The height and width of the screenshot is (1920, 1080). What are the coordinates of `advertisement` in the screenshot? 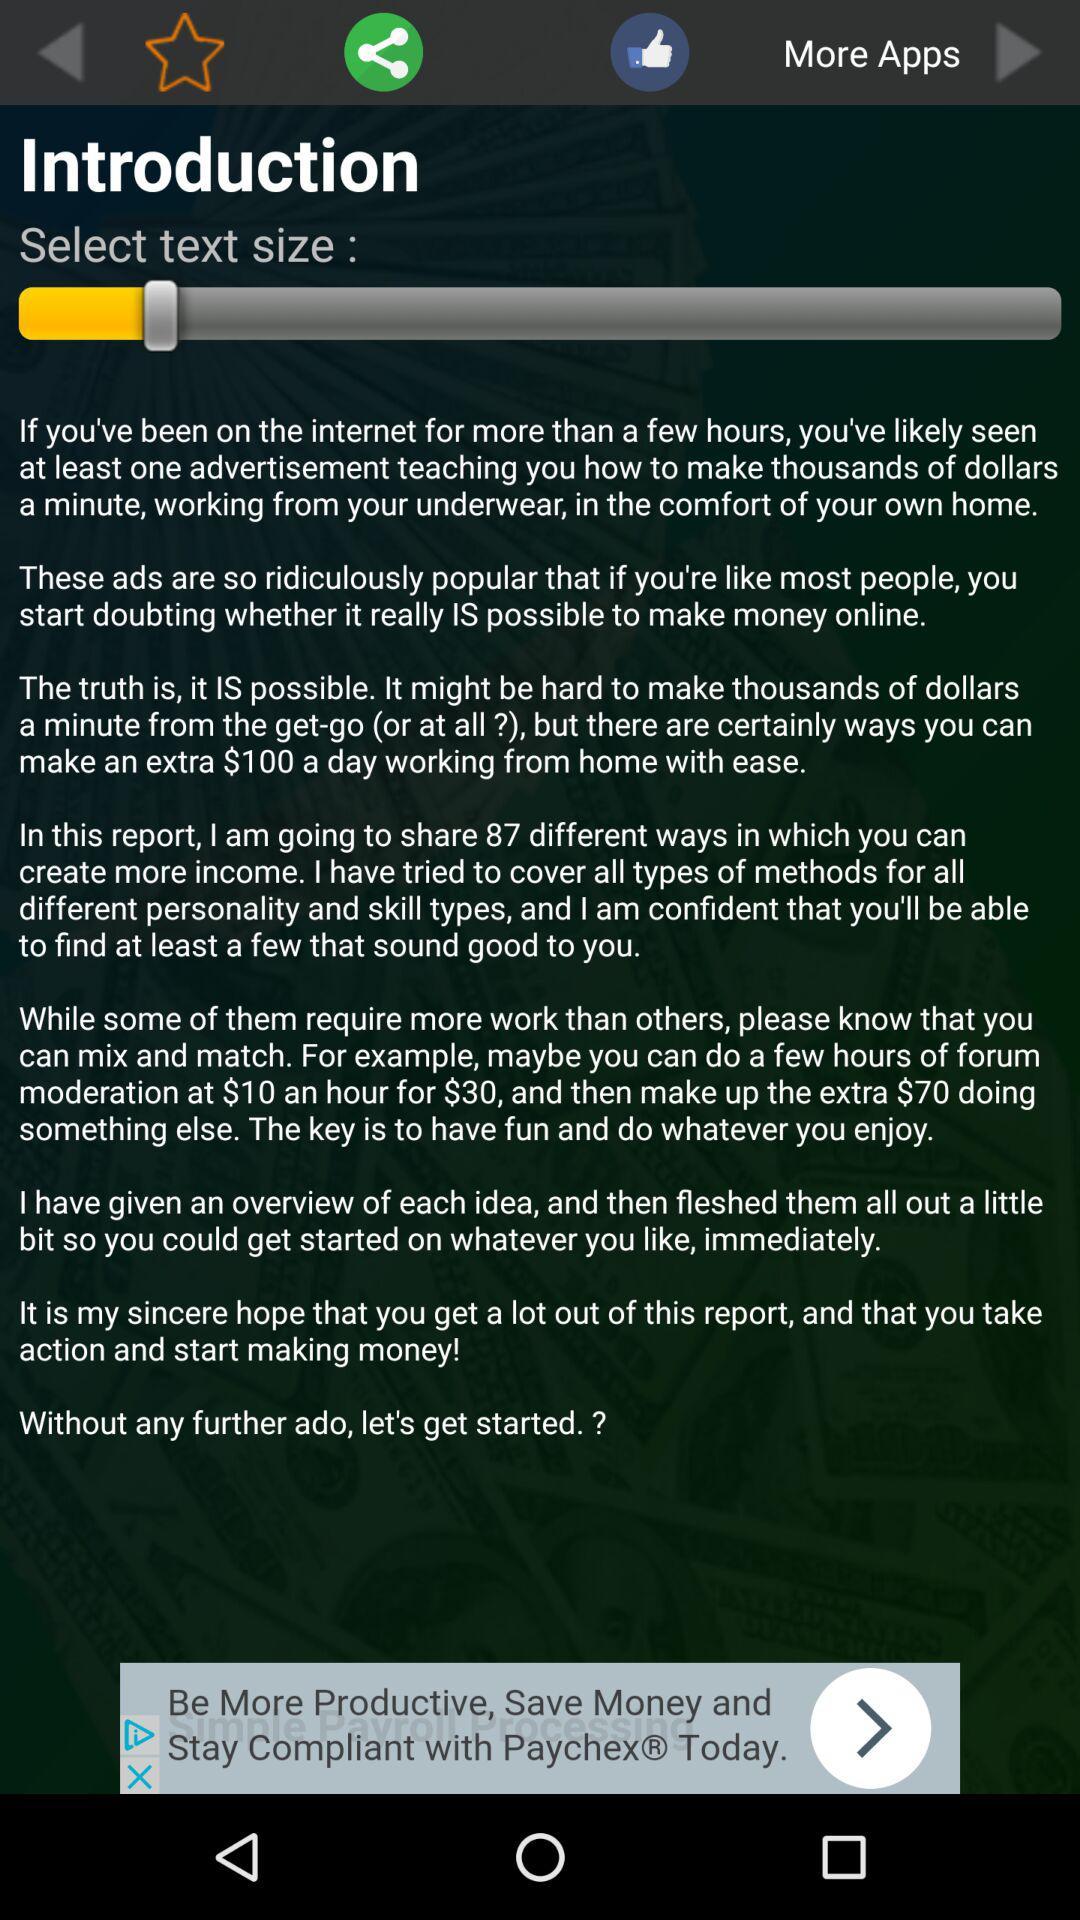 It's located at (540, 1727).